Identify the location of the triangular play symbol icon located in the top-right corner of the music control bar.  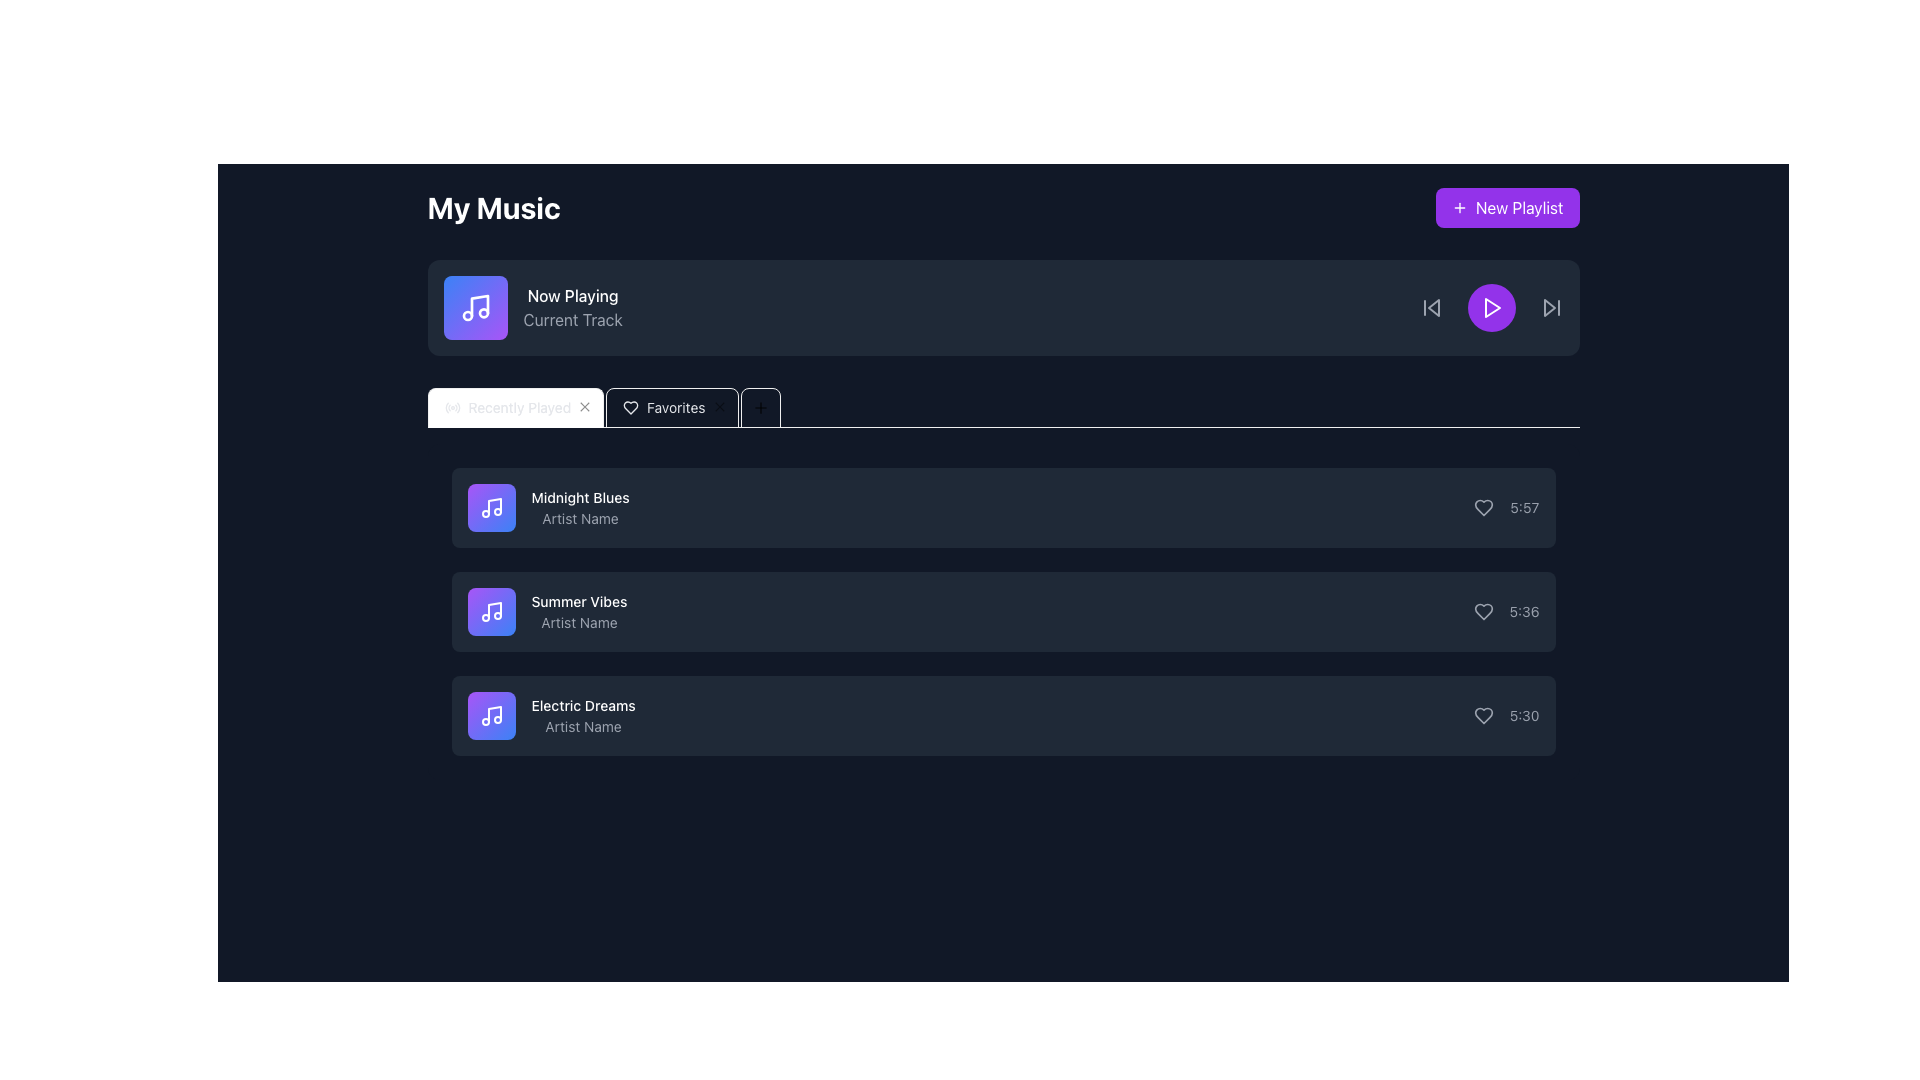
(1492, 308).